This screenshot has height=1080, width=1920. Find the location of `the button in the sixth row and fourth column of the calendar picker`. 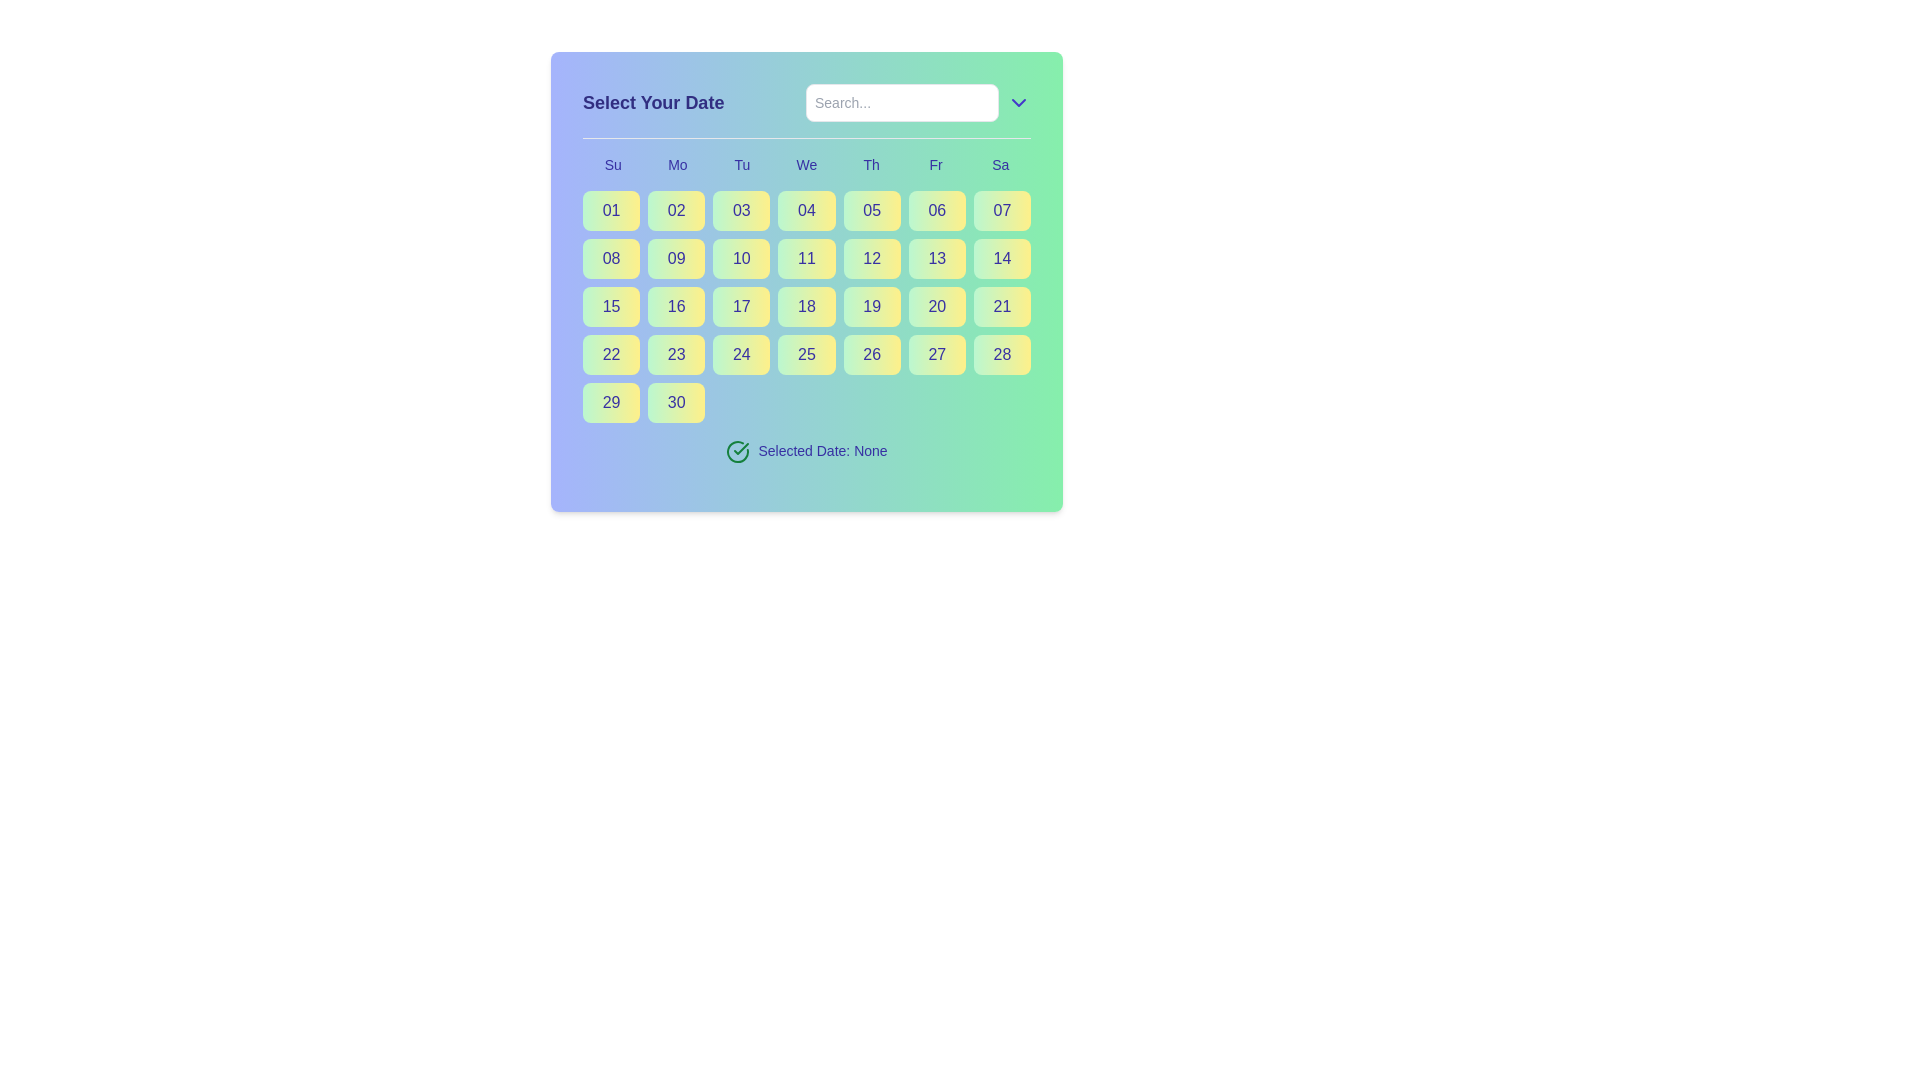

the button in the sixth row and fourth column of the calendar picker is located at coordinates (935, 353).